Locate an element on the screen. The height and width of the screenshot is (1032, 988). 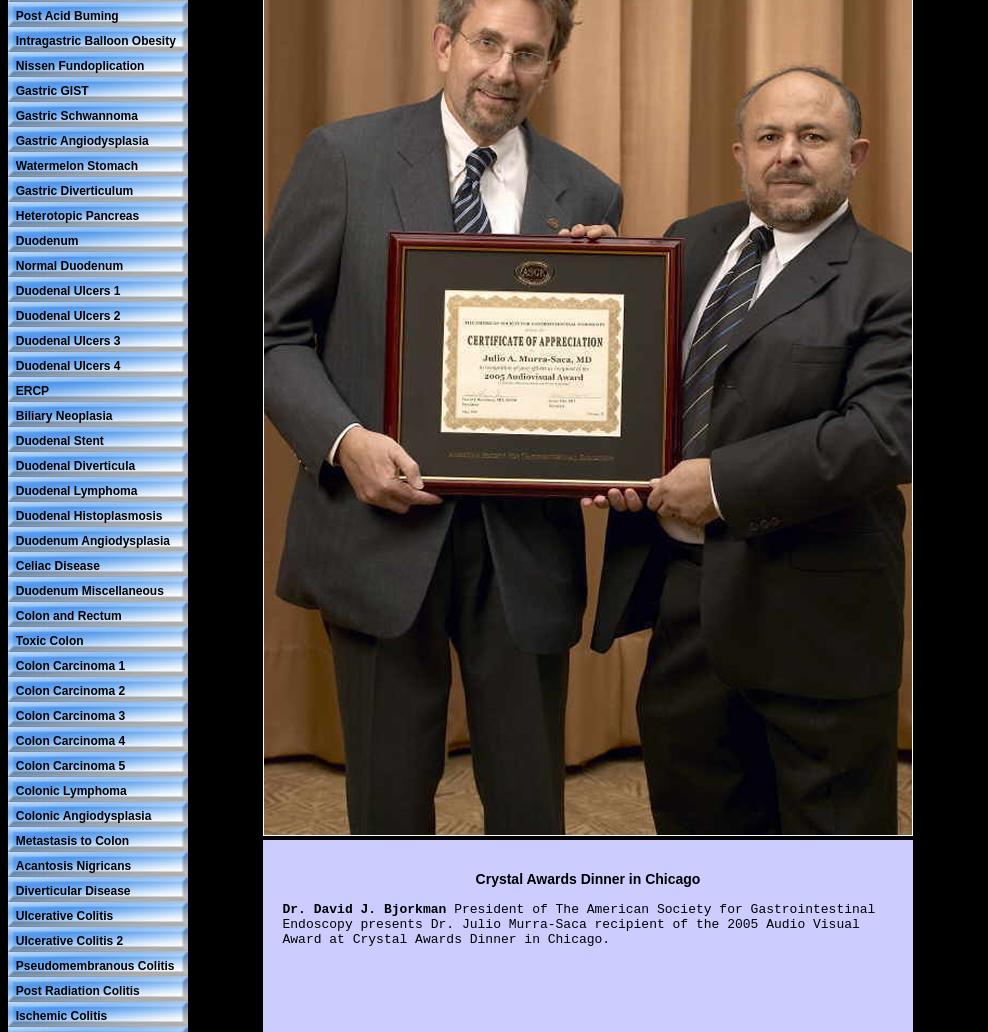
'Ischemic Colitis' is located at coordinates (59, 1013).